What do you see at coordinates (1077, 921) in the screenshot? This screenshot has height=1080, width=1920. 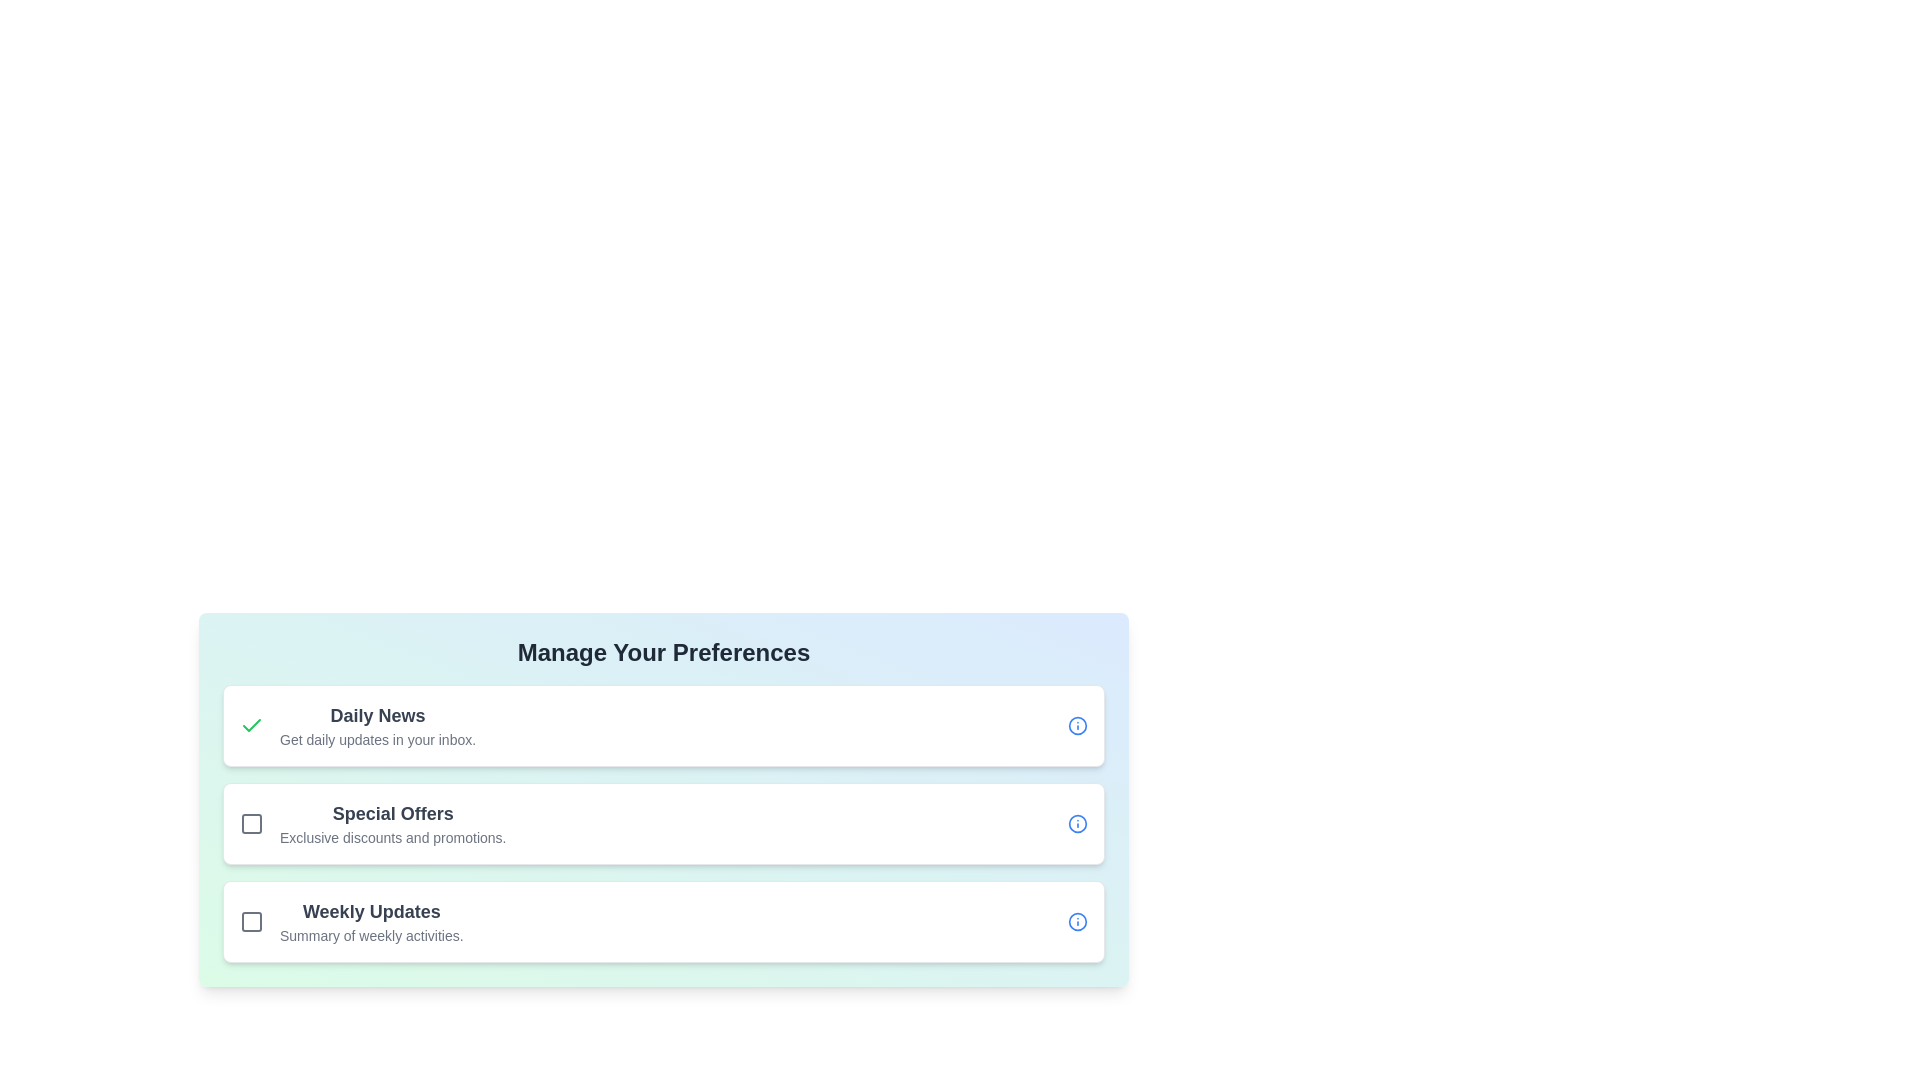 I see `the circular Info Icon with a blue outline and white fill, featuring a blue 'i' symbol, located at the far right of the 'Weekly Updates' section` at bounding box center [1077, 921].